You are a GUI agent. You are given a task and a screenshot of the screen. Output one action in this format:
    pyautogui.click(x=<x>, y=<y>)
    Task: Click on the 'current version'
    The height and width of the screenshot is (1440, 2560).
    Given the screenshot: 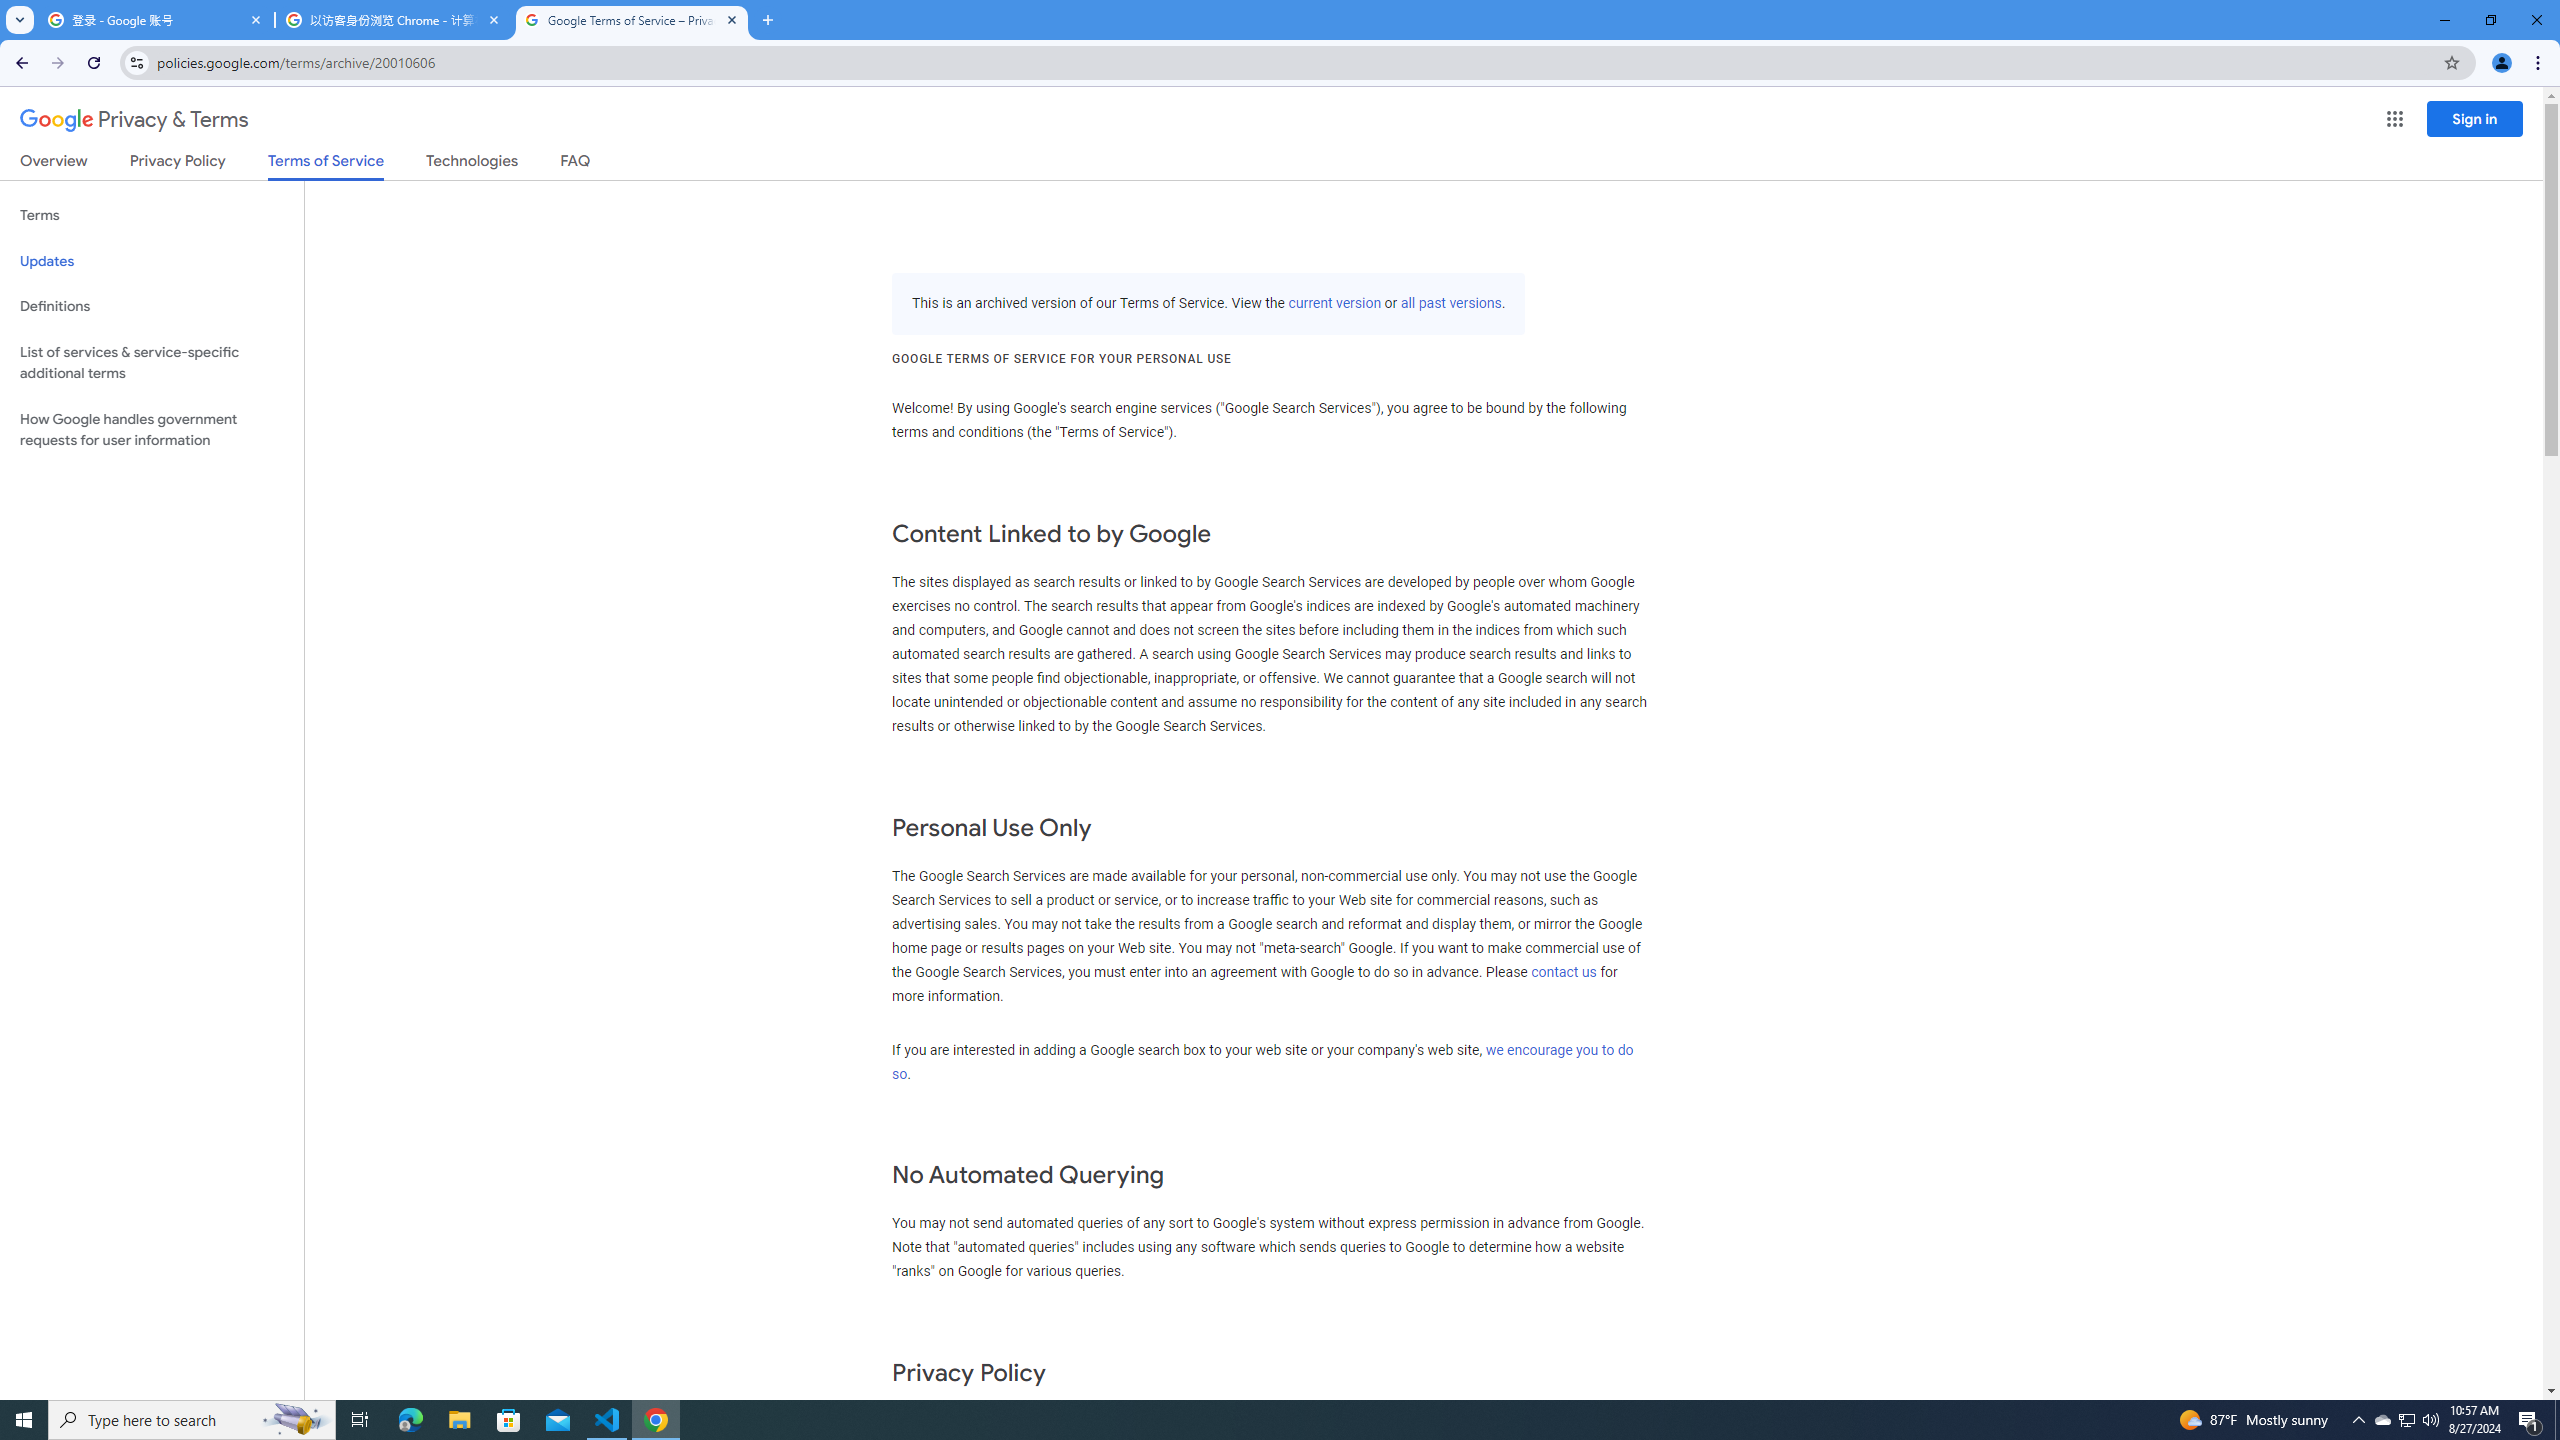 What is the action you would take?
    pyautogui.click(x=1334, y=302)
    